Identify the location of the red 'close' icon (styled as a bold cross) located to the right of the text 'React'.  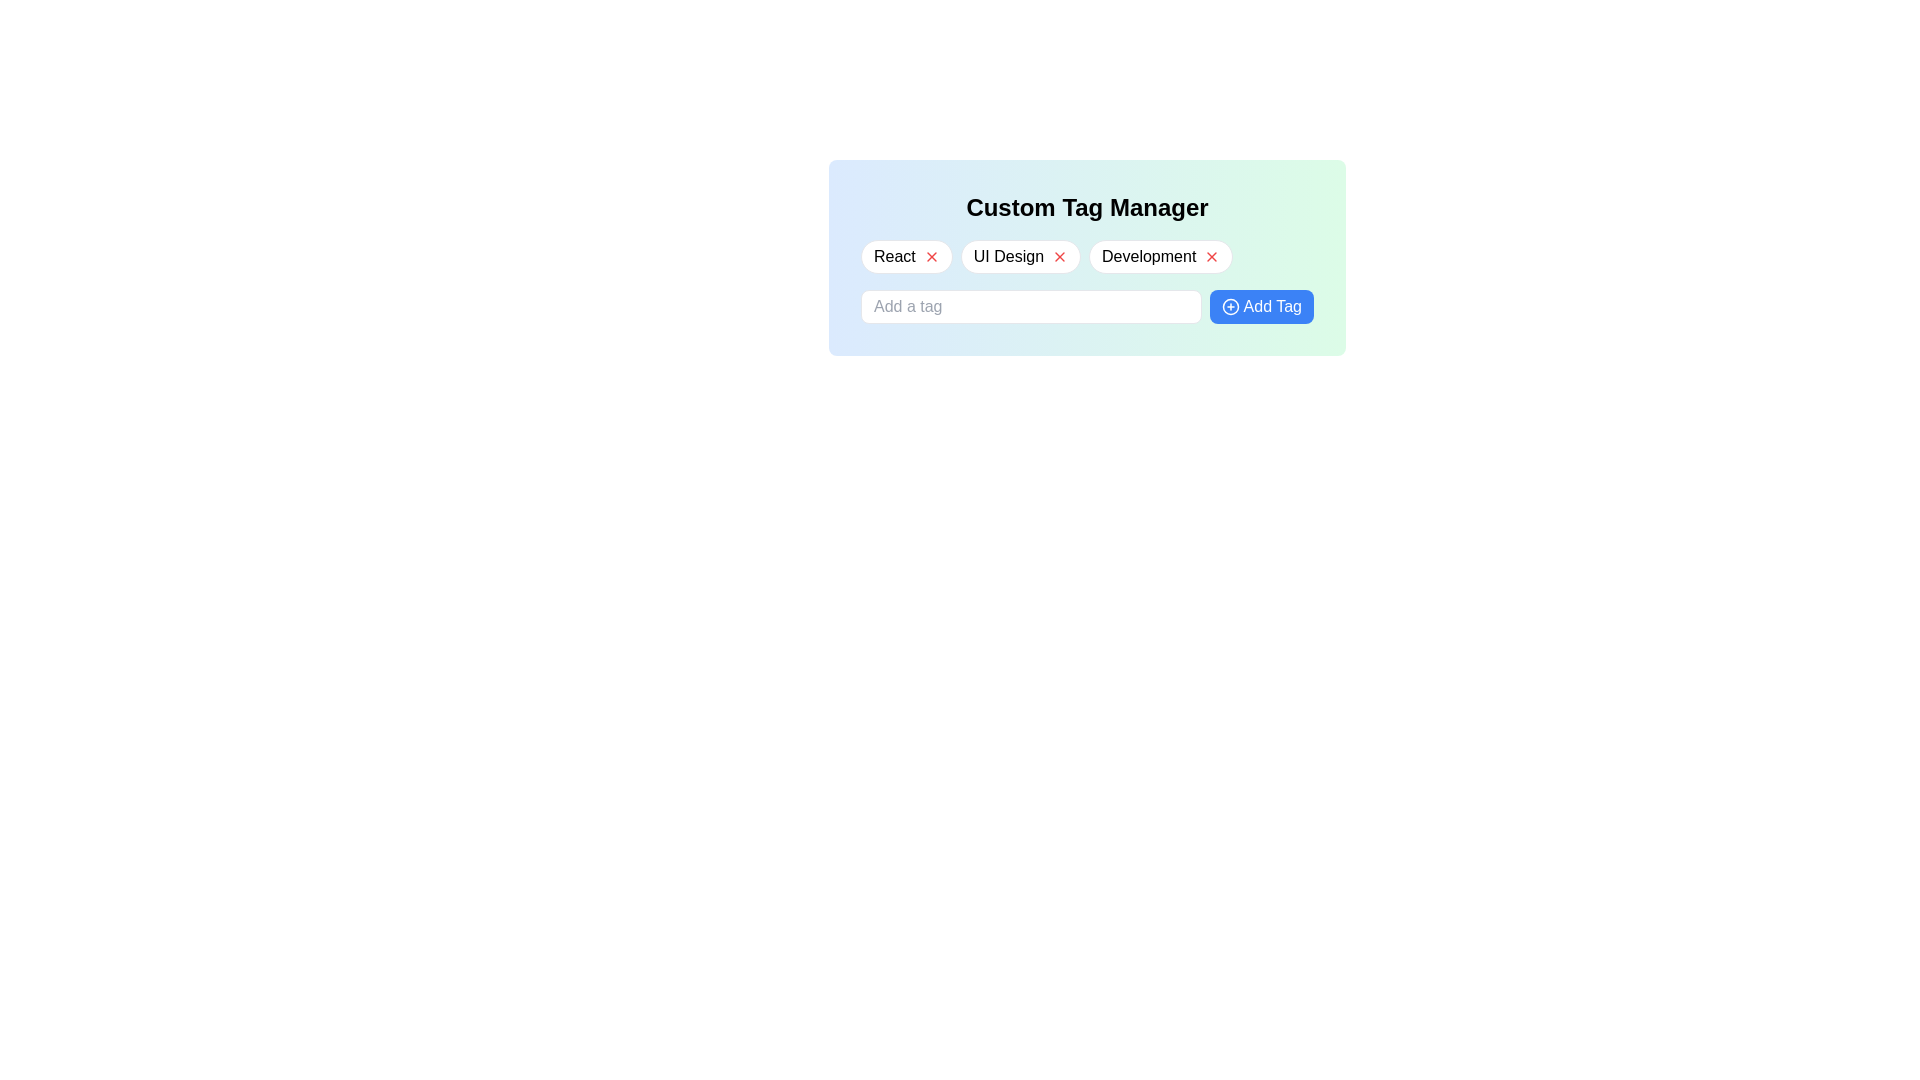
(930, 256).